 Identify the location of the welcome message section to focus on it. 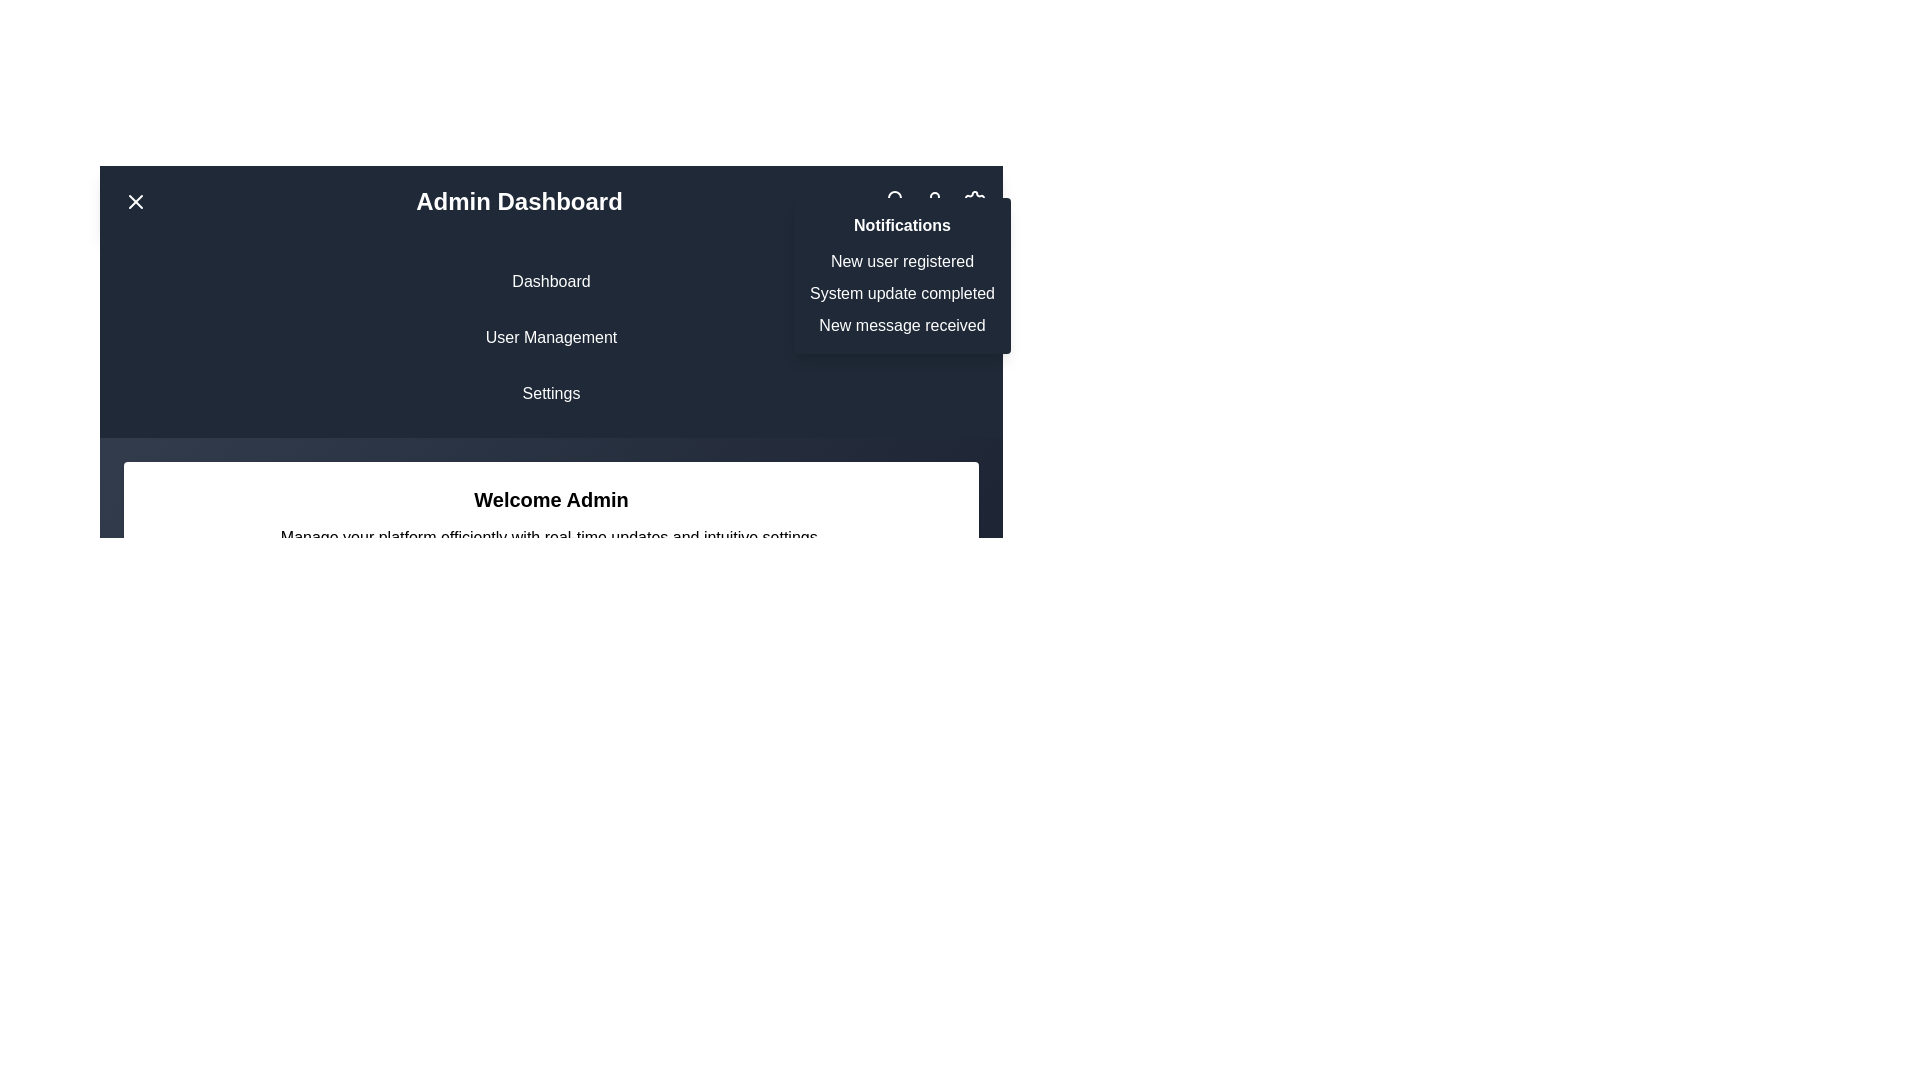
(551, 516).